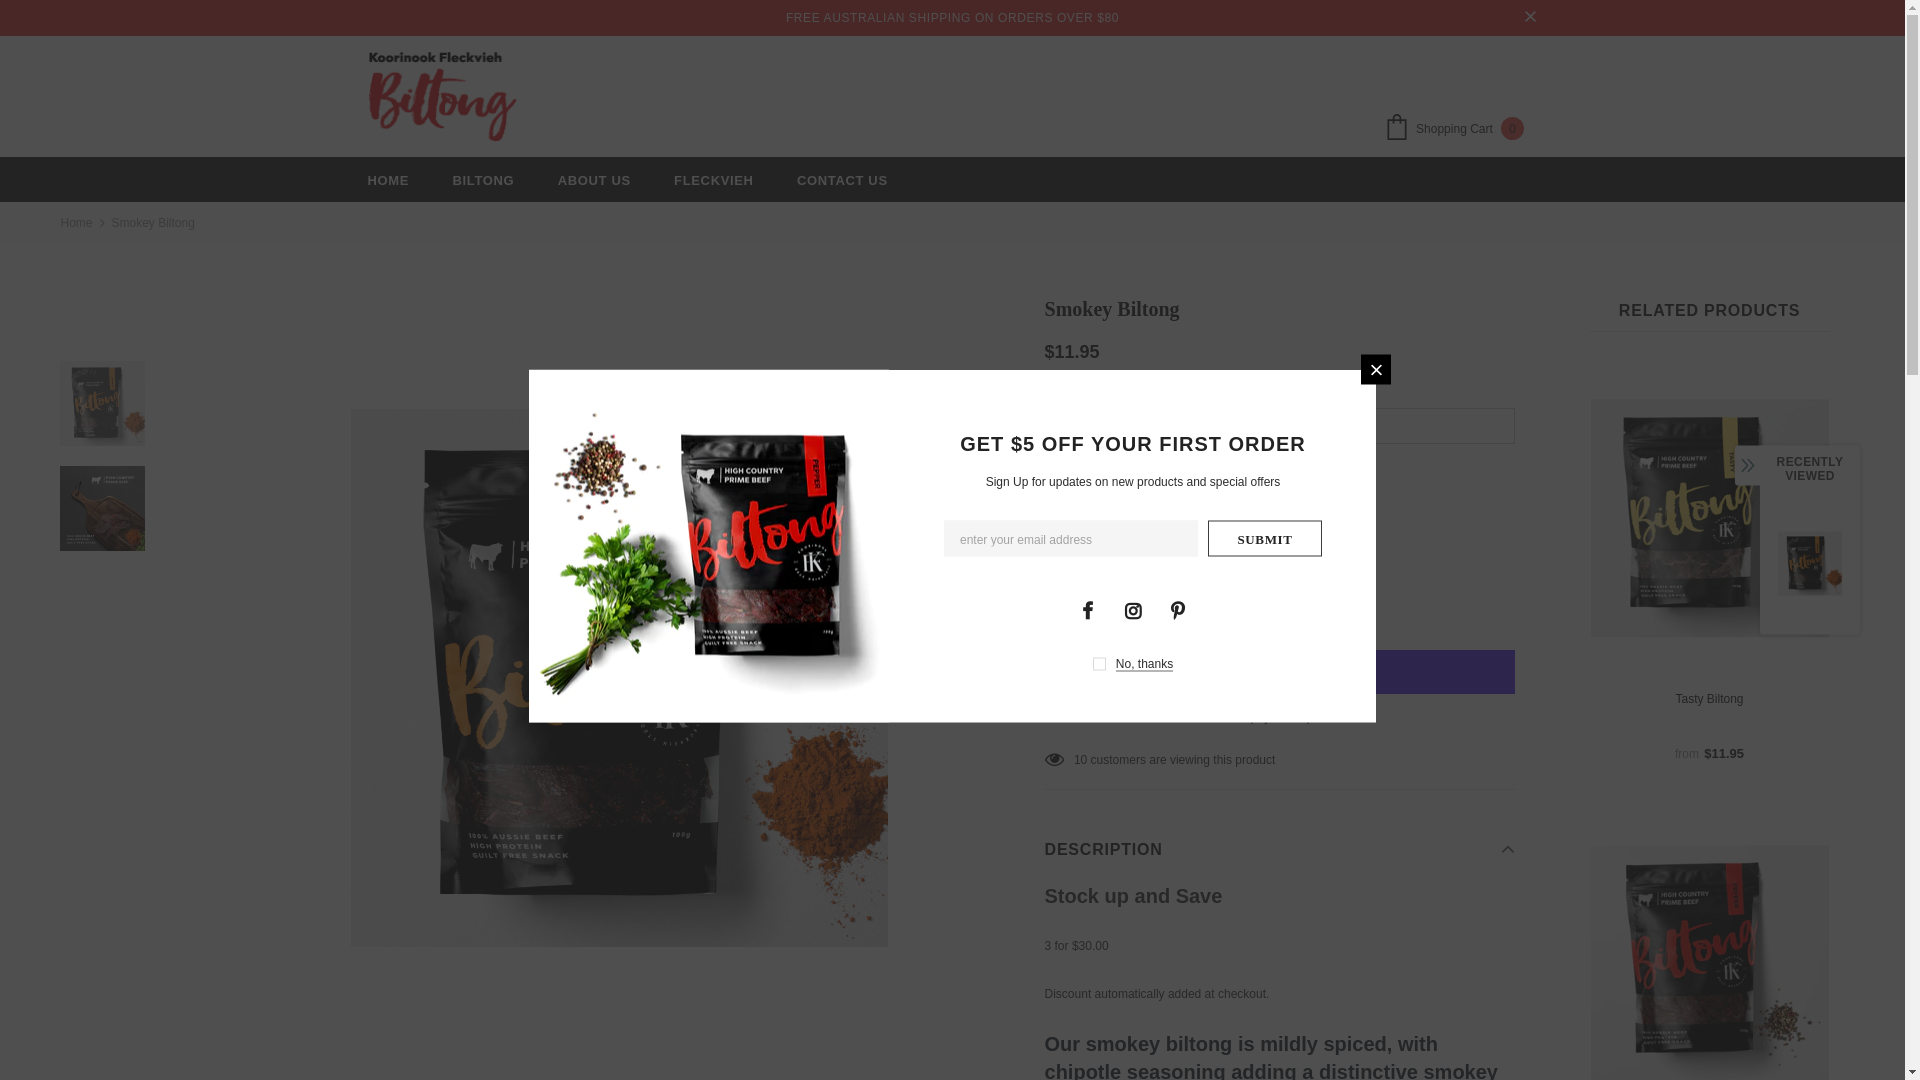 The image size is (1920, 1080). Describe the element at coordinates (1375, 369) in the screenshot. I see `'Close'` at that location.